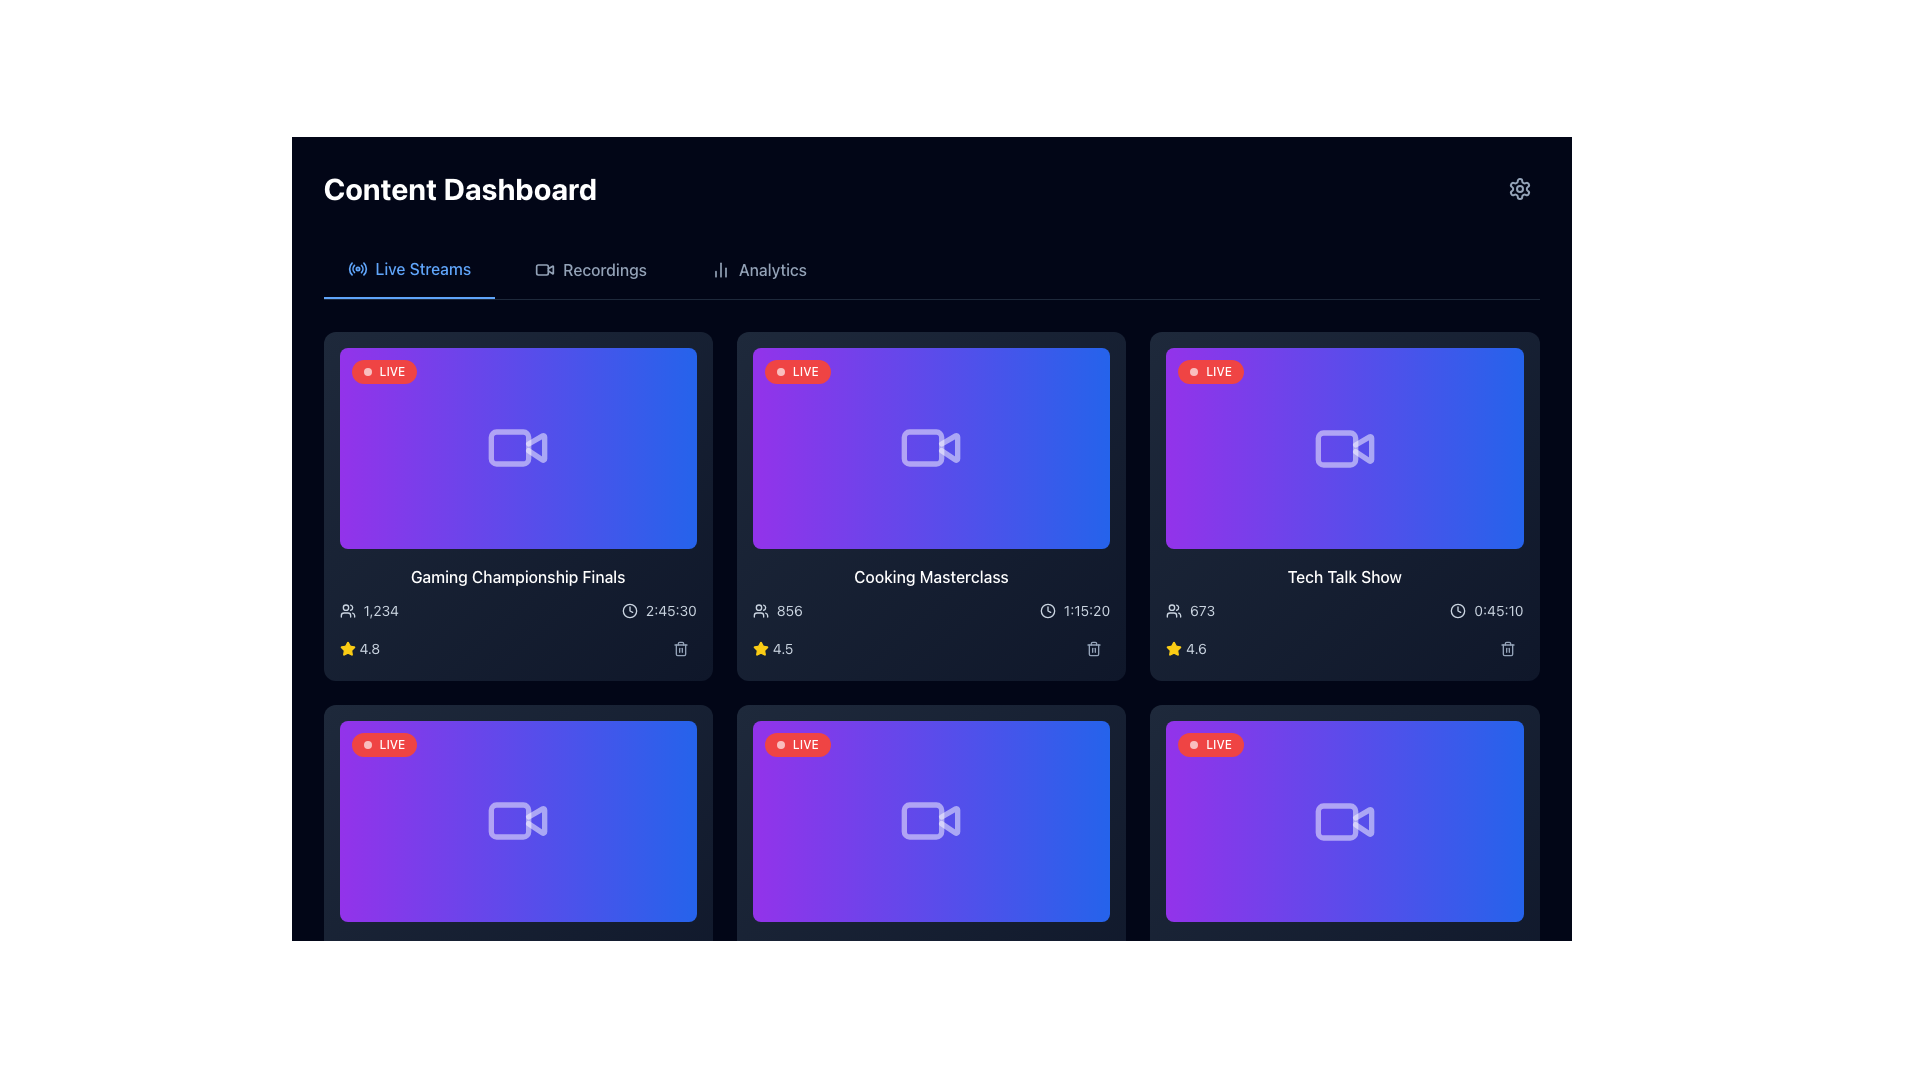 The image size is (1920, 1080). Describe the element at coordinates (1196, 648) in the screenshot. I see `the static text element displaying the numeric value '4.6' in light gray color, located adjacent to a yellow star icon within the 'Tech Talk Show' card` at that location.